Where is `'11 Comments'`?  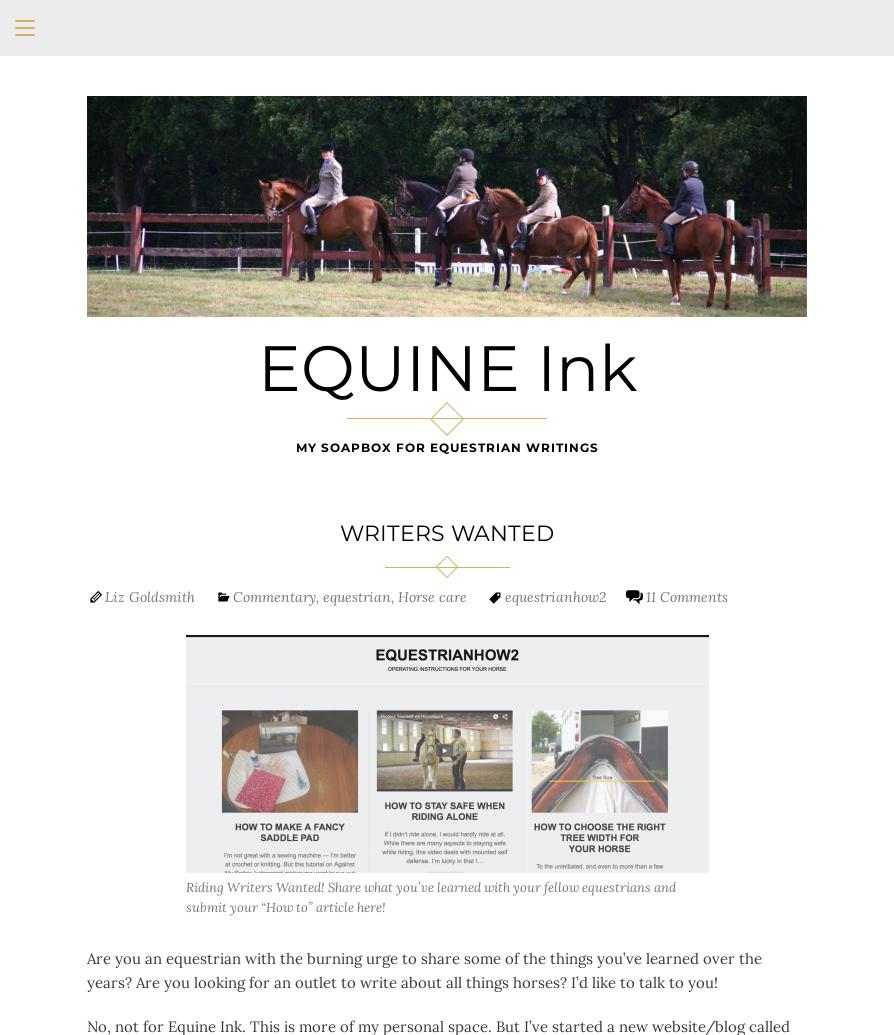
'11 Comments' is located at coordinates (686, 594).